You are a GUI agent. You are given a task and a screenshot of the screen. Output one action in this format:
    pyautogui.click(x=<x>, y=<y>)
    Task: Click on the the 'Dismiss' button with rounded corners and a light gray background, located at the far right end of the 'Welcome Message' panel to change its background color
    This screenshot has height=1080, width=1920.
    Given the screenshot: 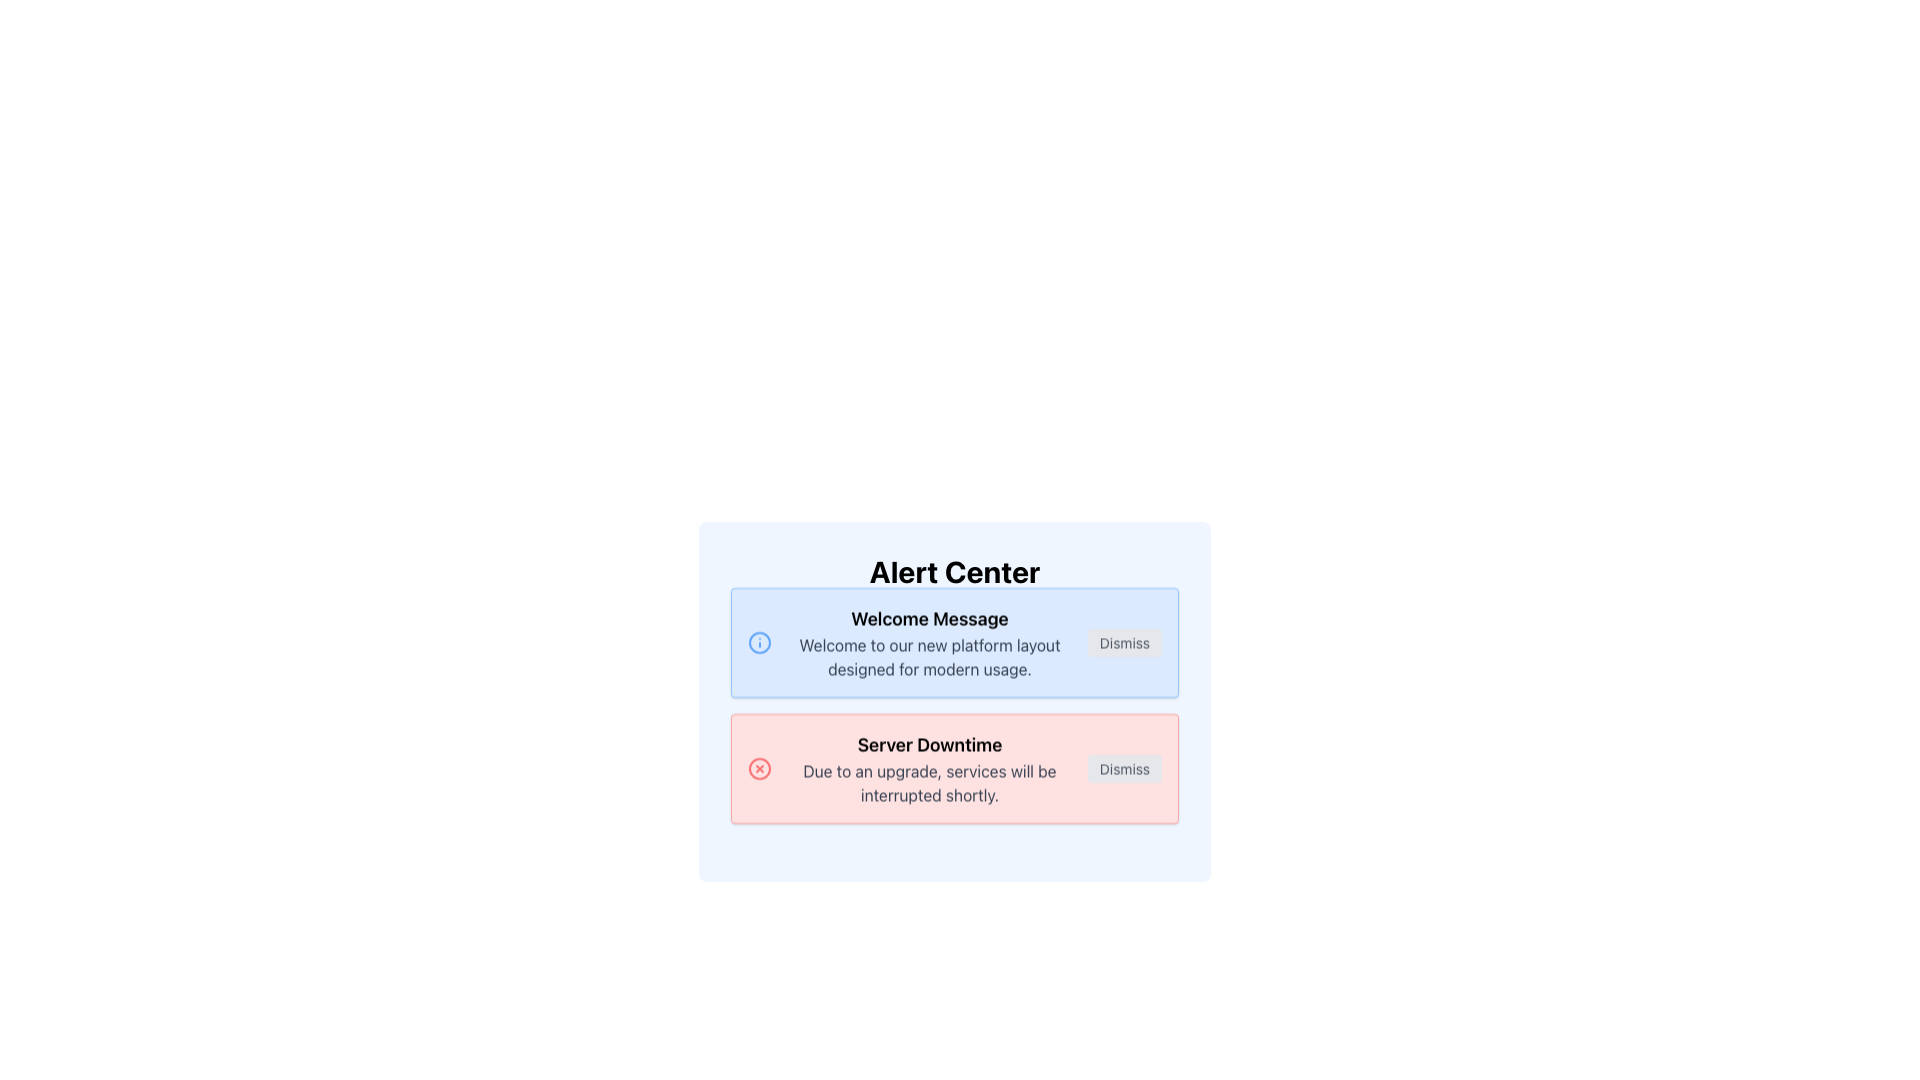 What is the action you would take?
    pyautogui.click(x=1124, y=660)
    